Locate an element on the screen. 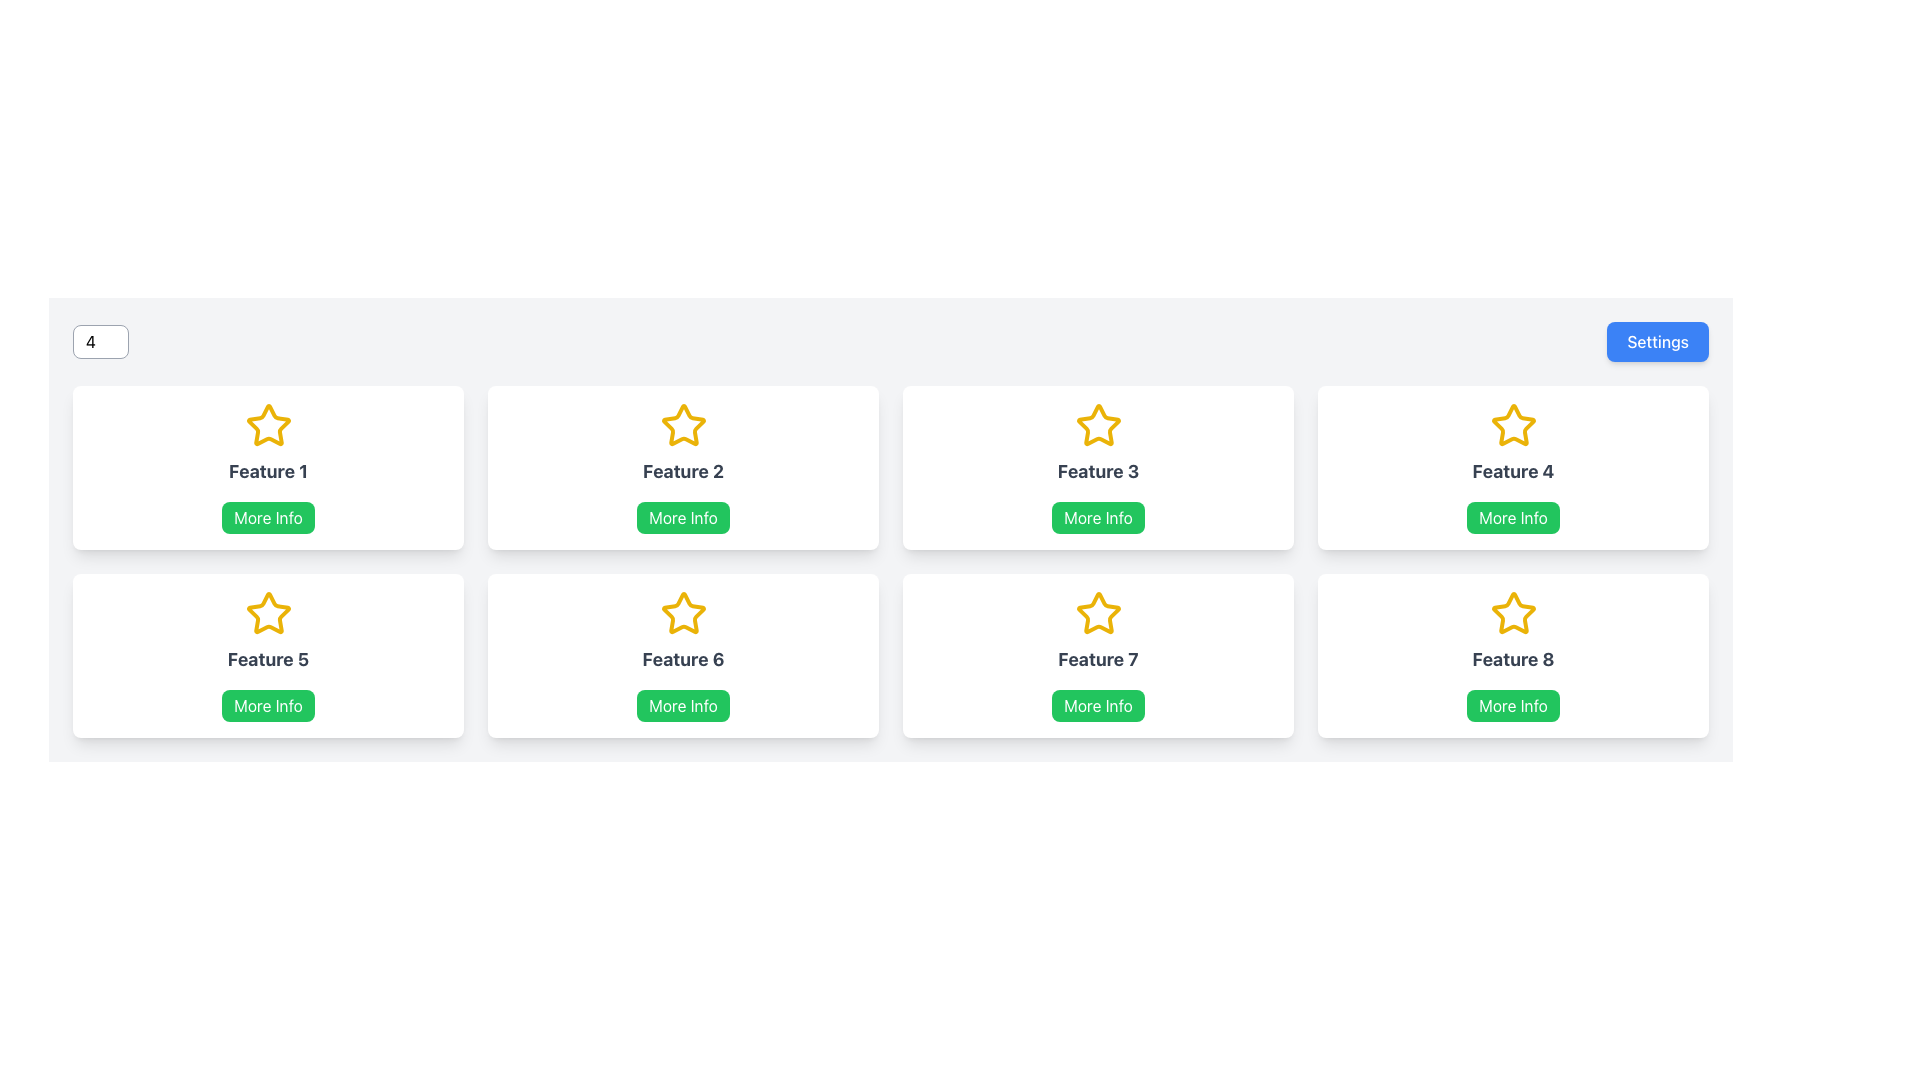 The image size is (1920, 1080). the 'More Info' button with a green background and white text, located beneath the title 'Feature 7' in the card layout to potentially display a tooltip is located at coordinates (1097, 704).